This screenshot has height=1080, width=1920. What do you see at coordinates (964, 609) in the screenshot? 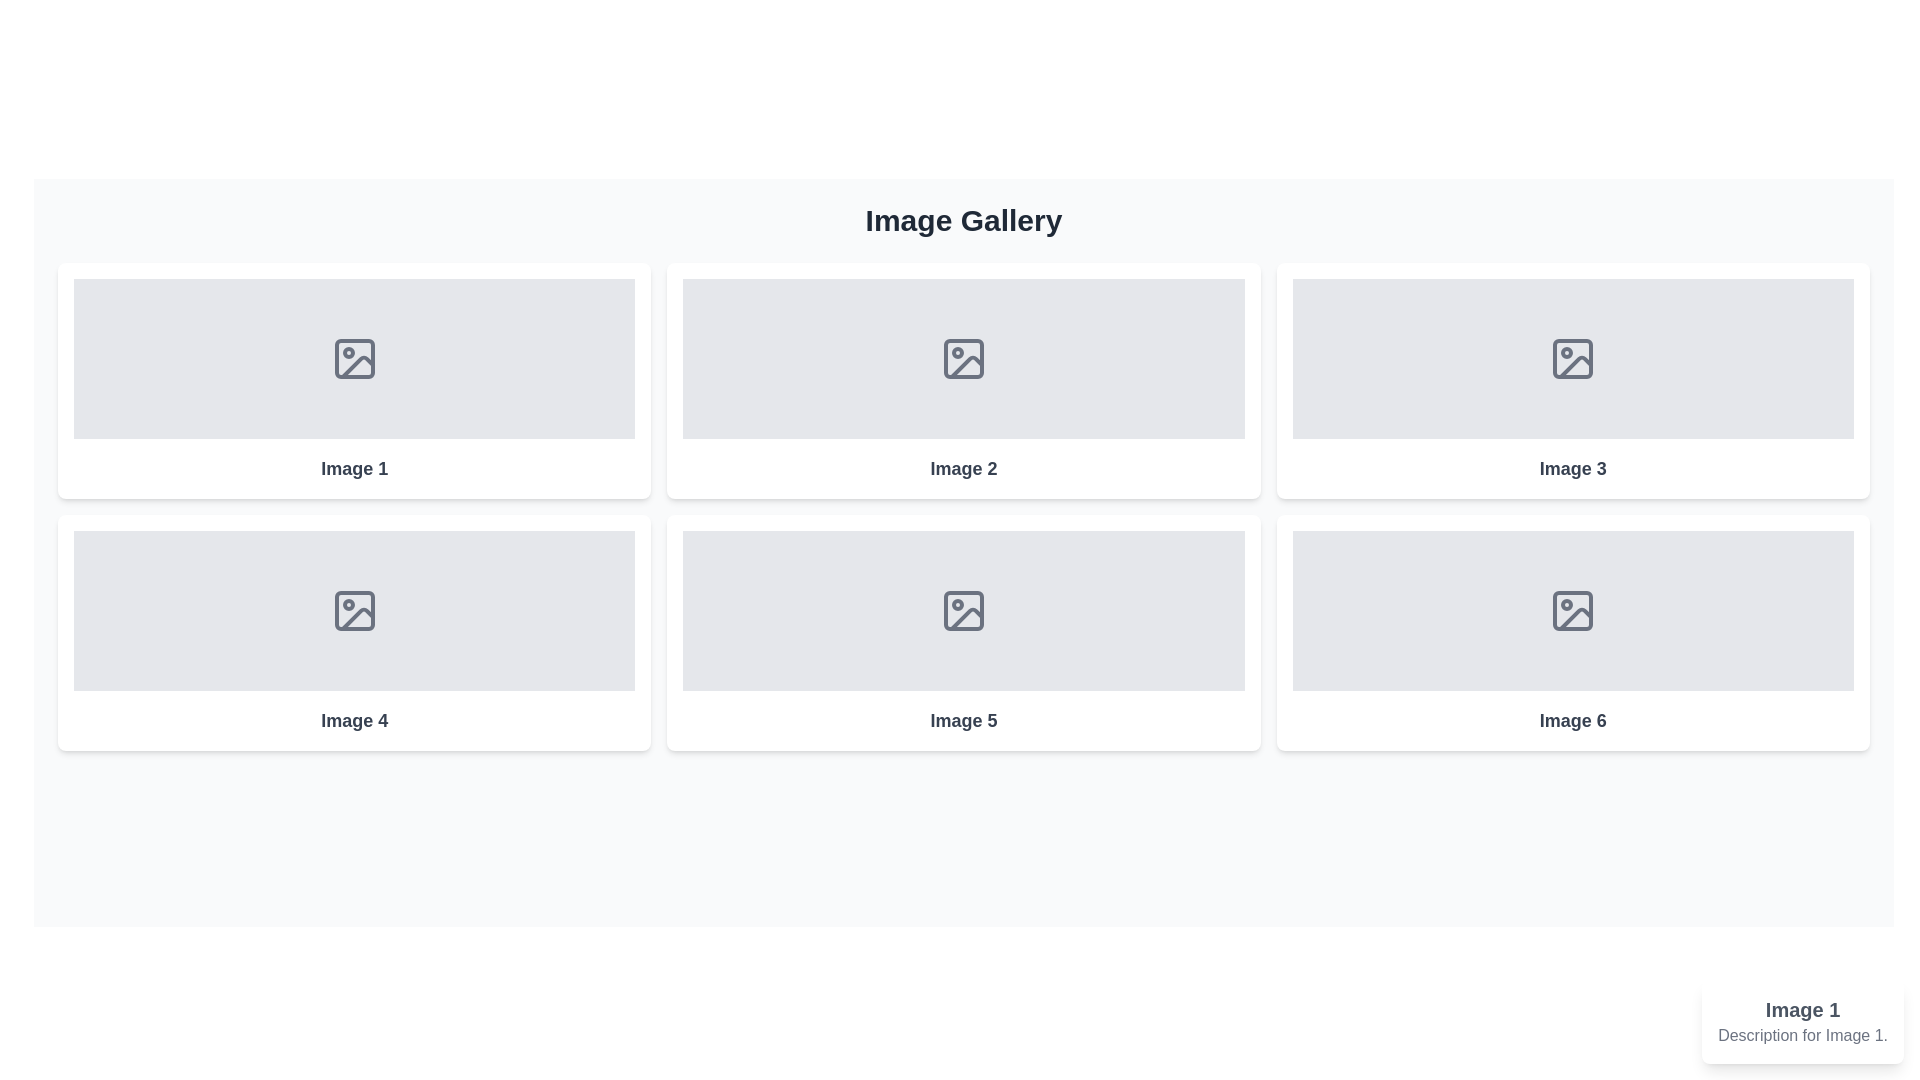
I see `the decorative visual indicator icon for the image placeholder located in the lower row, second column of a 2x3 grid layout` at bounding box center [964, 609].